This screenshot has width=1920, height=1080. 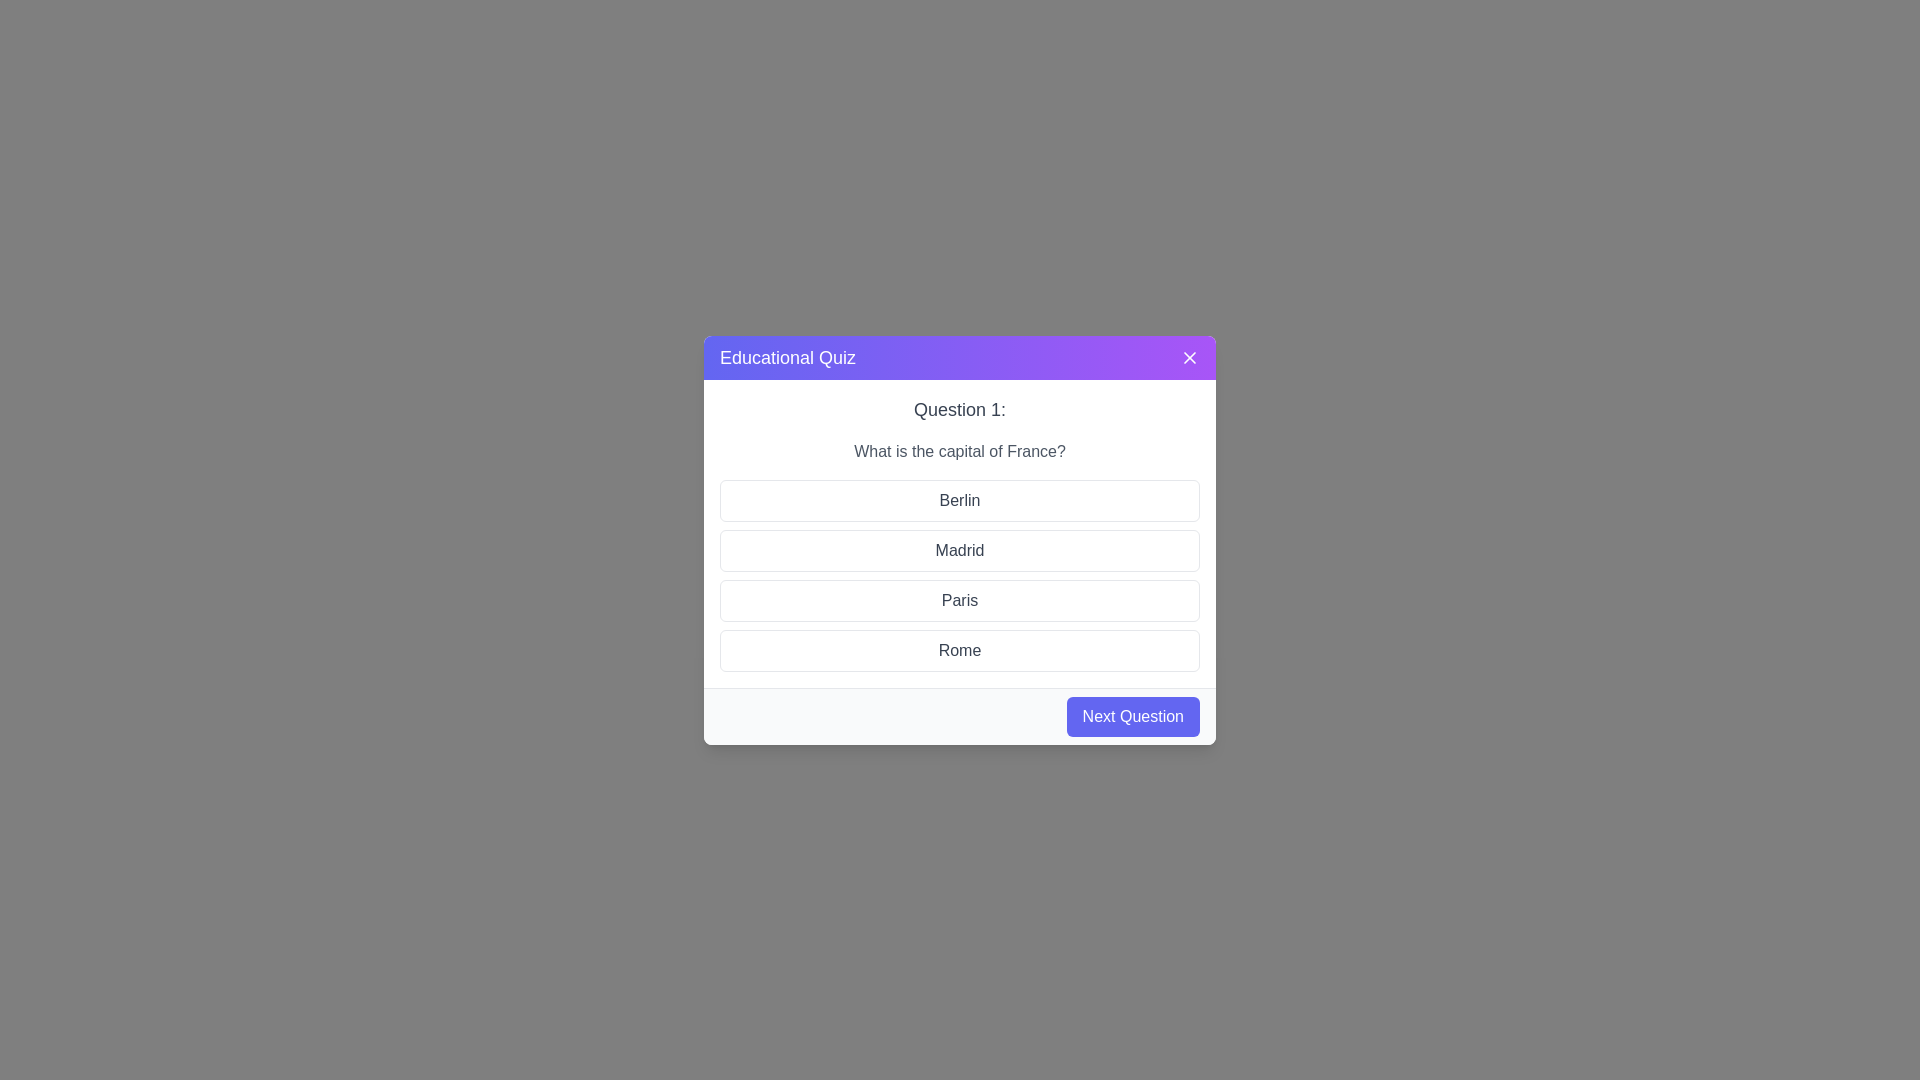 What do you see at coordinates (960, 451) in the screenshot?
I see `the static text element that serves as a question prompt in the 'Educational Quiz' modal, located directly beneath the heading 'Question 1:' and above the answer options` at bounding box center [960, 451].